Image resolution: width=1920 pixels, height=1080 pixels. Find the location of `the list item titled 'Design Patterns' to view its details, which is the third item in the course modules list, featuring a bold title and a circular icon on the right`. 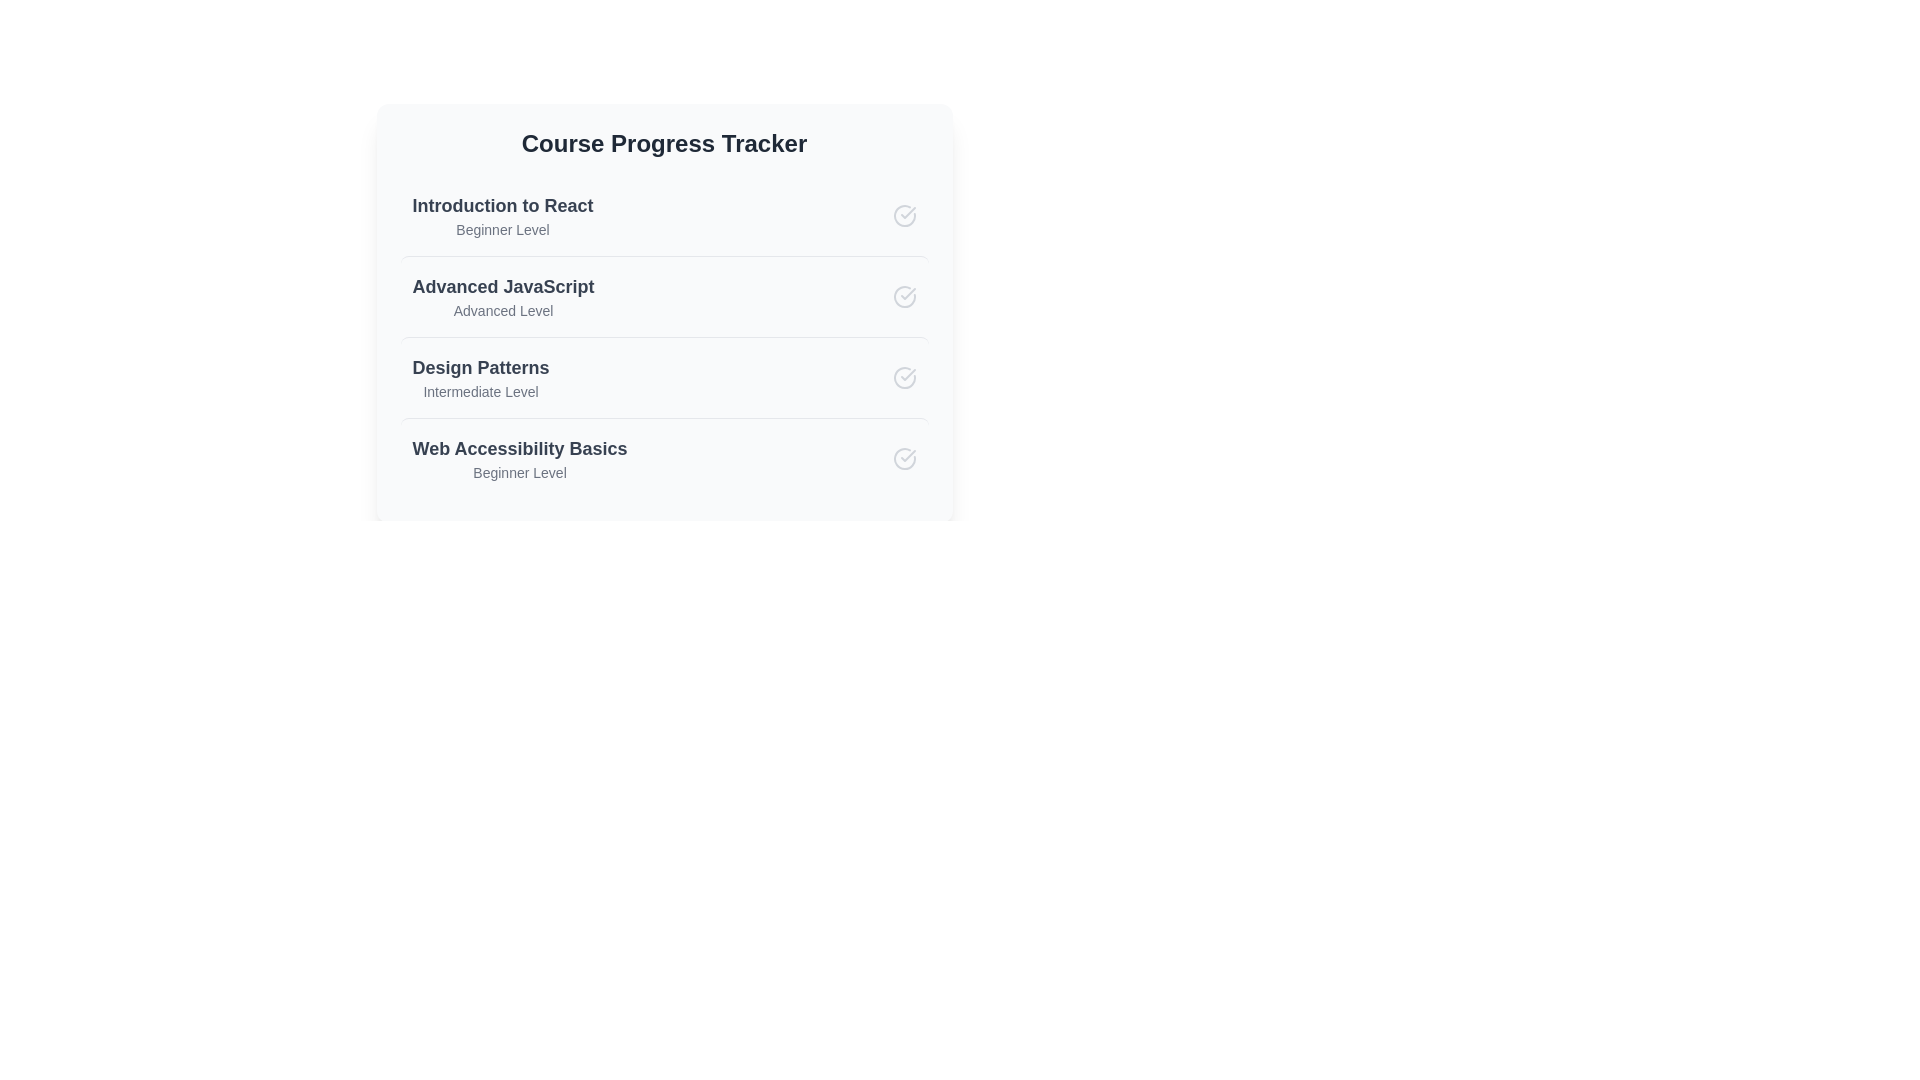

the list item titled 'Design Patterns' to view its details, which is the third item in the course modules list, featuring a bold title and a circular icon on the right is located at coordinates (664, 377).